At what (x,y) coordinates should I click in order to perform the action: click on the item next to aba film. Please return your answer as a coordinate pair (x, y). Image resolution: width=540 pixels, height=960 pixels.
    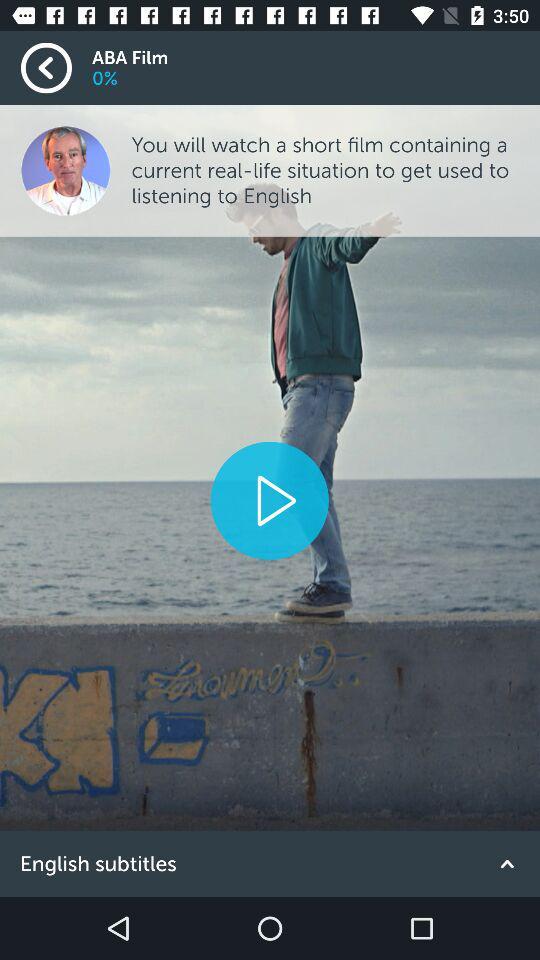
    Looking at the image, I should click on (56, 68).